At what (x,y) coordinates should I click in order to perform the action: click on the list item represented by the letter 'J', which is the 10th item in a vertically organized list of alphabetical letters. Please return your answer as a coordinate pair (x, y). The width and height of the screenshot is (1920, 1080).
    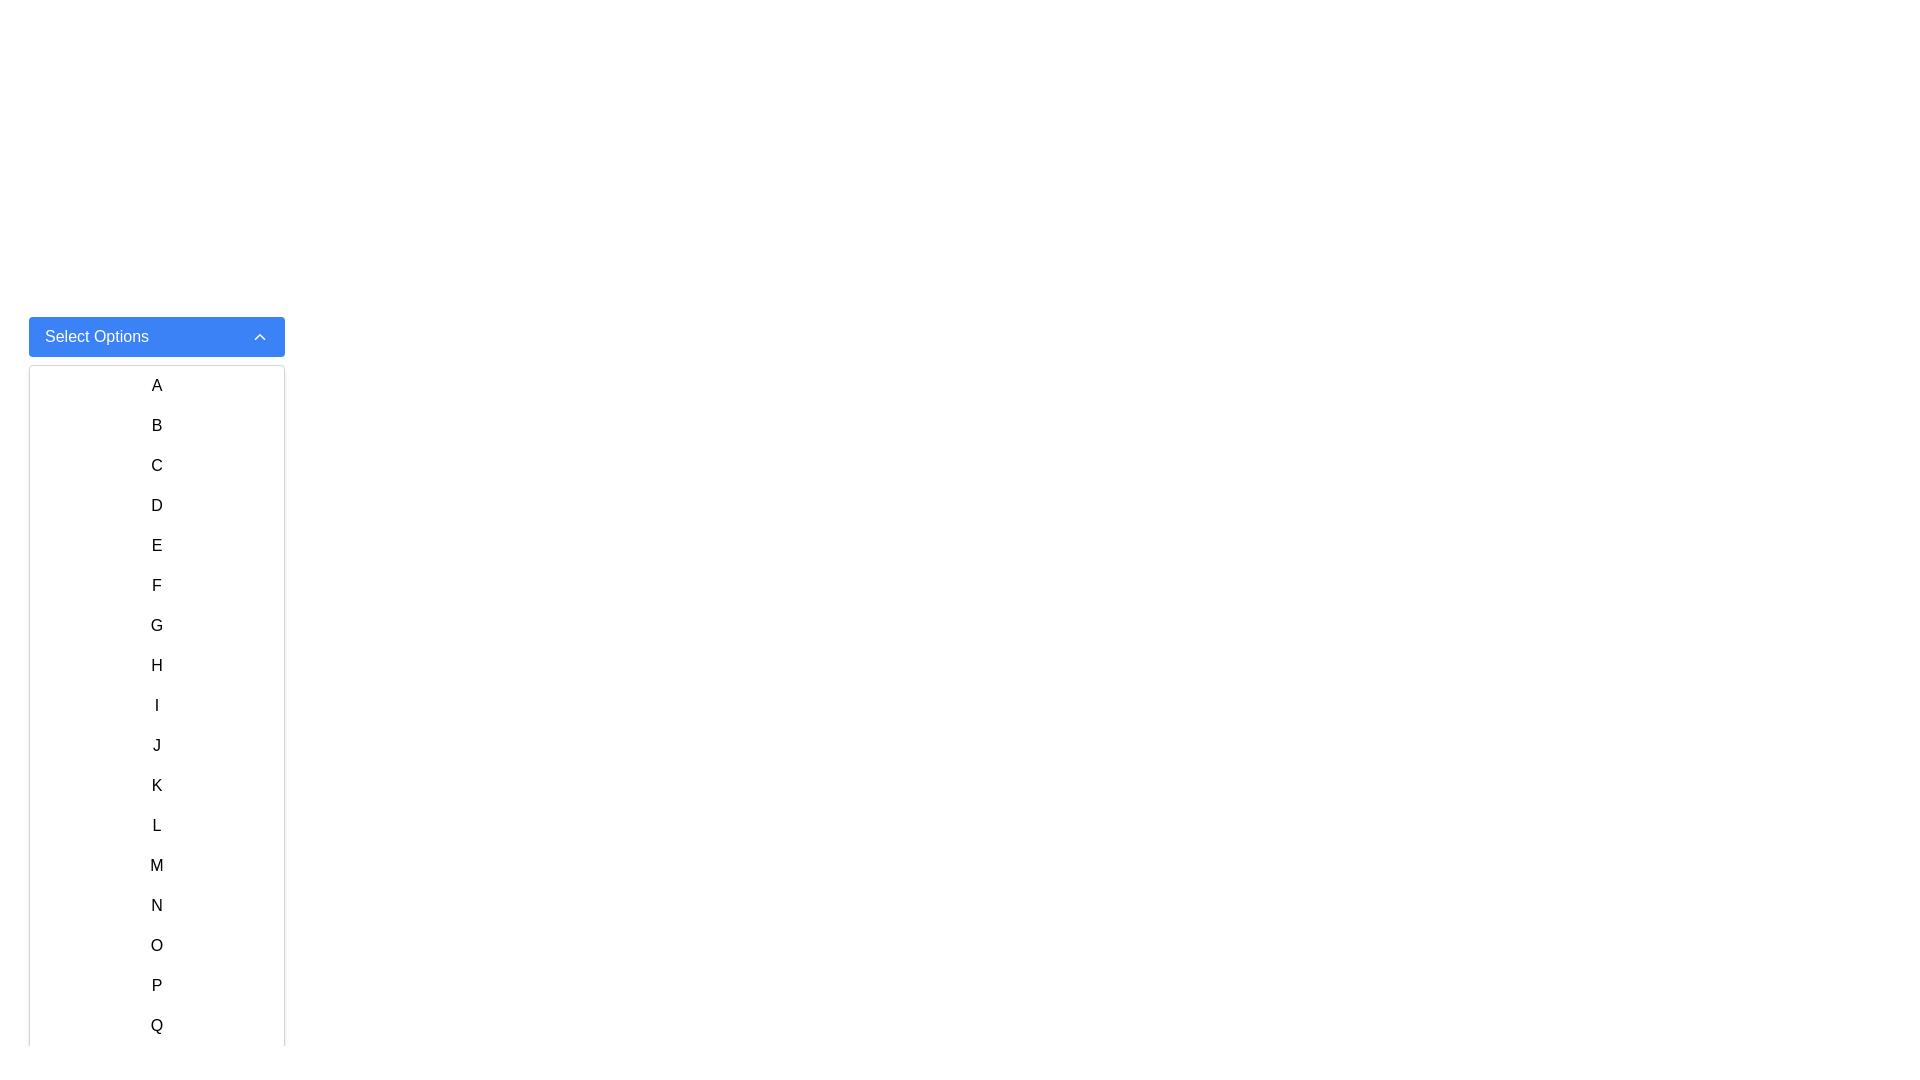
    Looking at the image, I should click on (156, 745).